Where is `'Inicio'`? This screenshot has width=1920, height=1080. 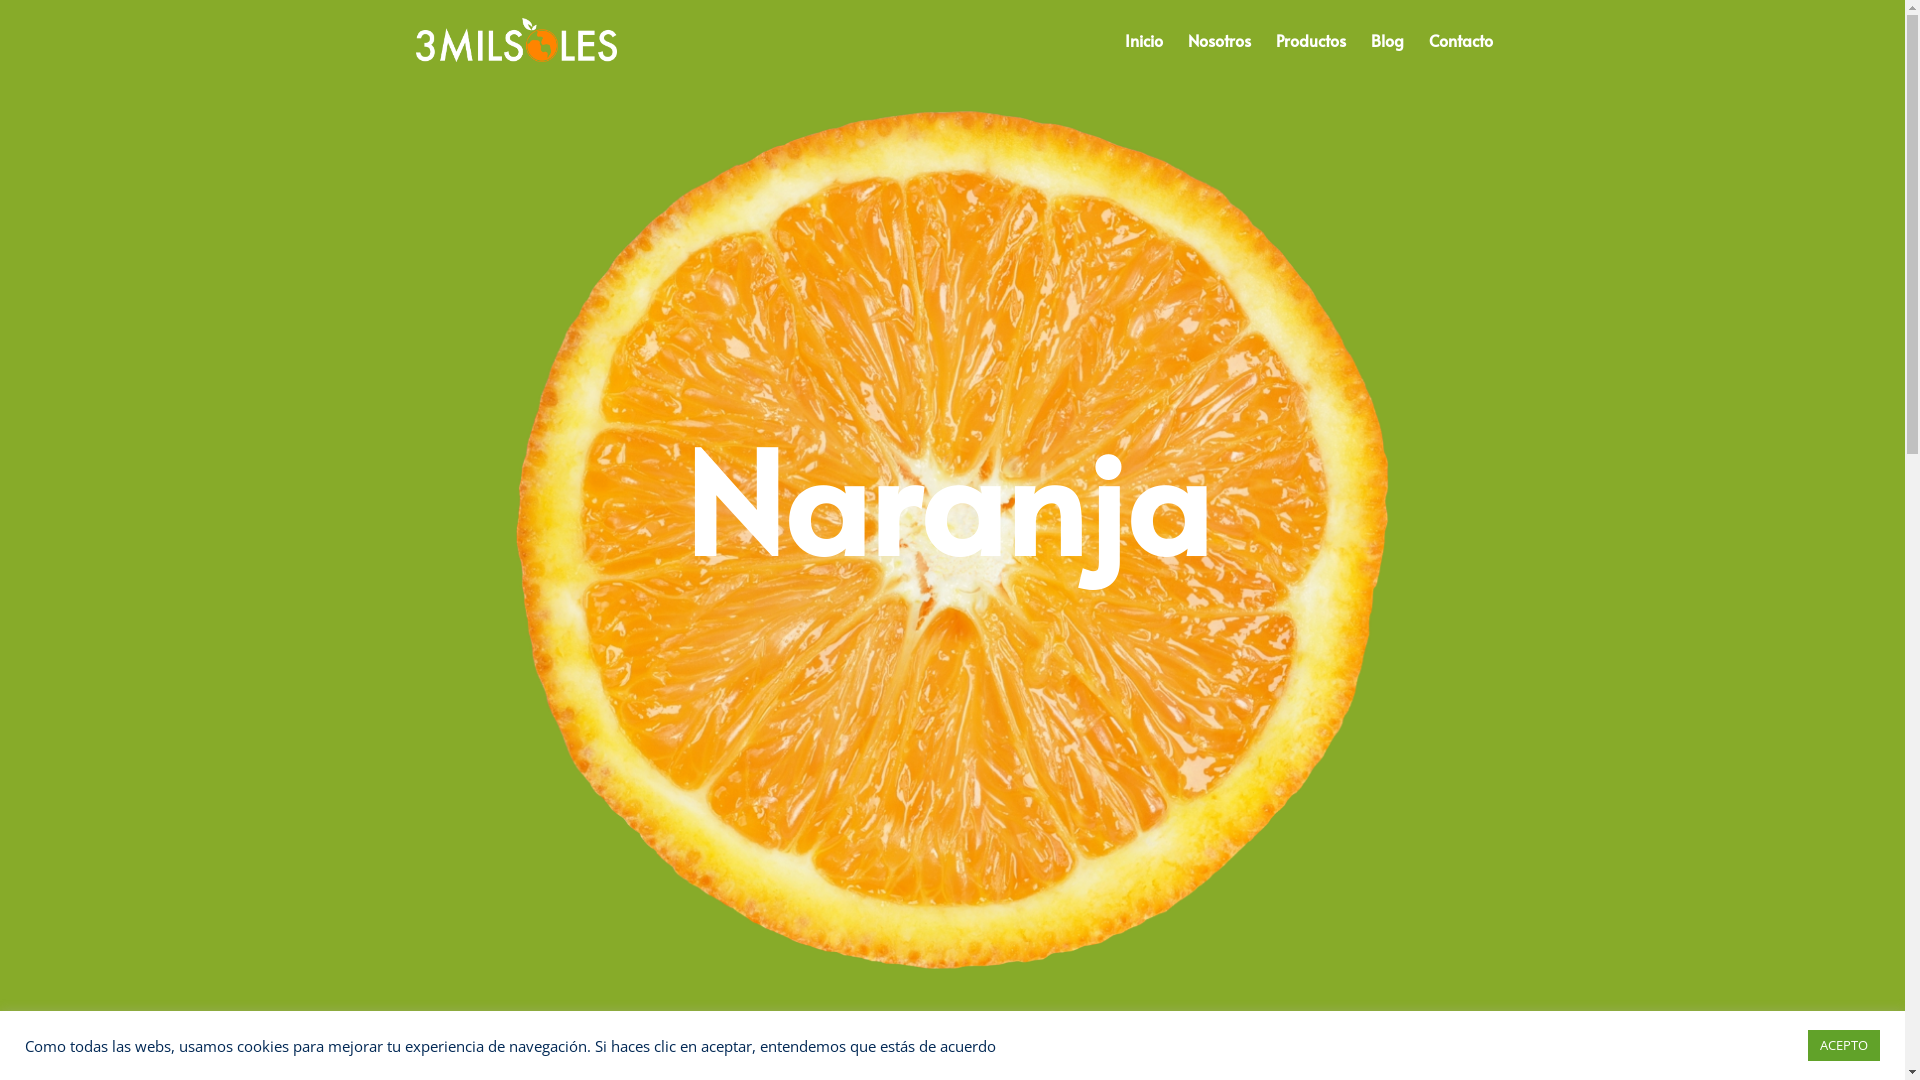 'Inicio' is located at coordinates (1123, 55).